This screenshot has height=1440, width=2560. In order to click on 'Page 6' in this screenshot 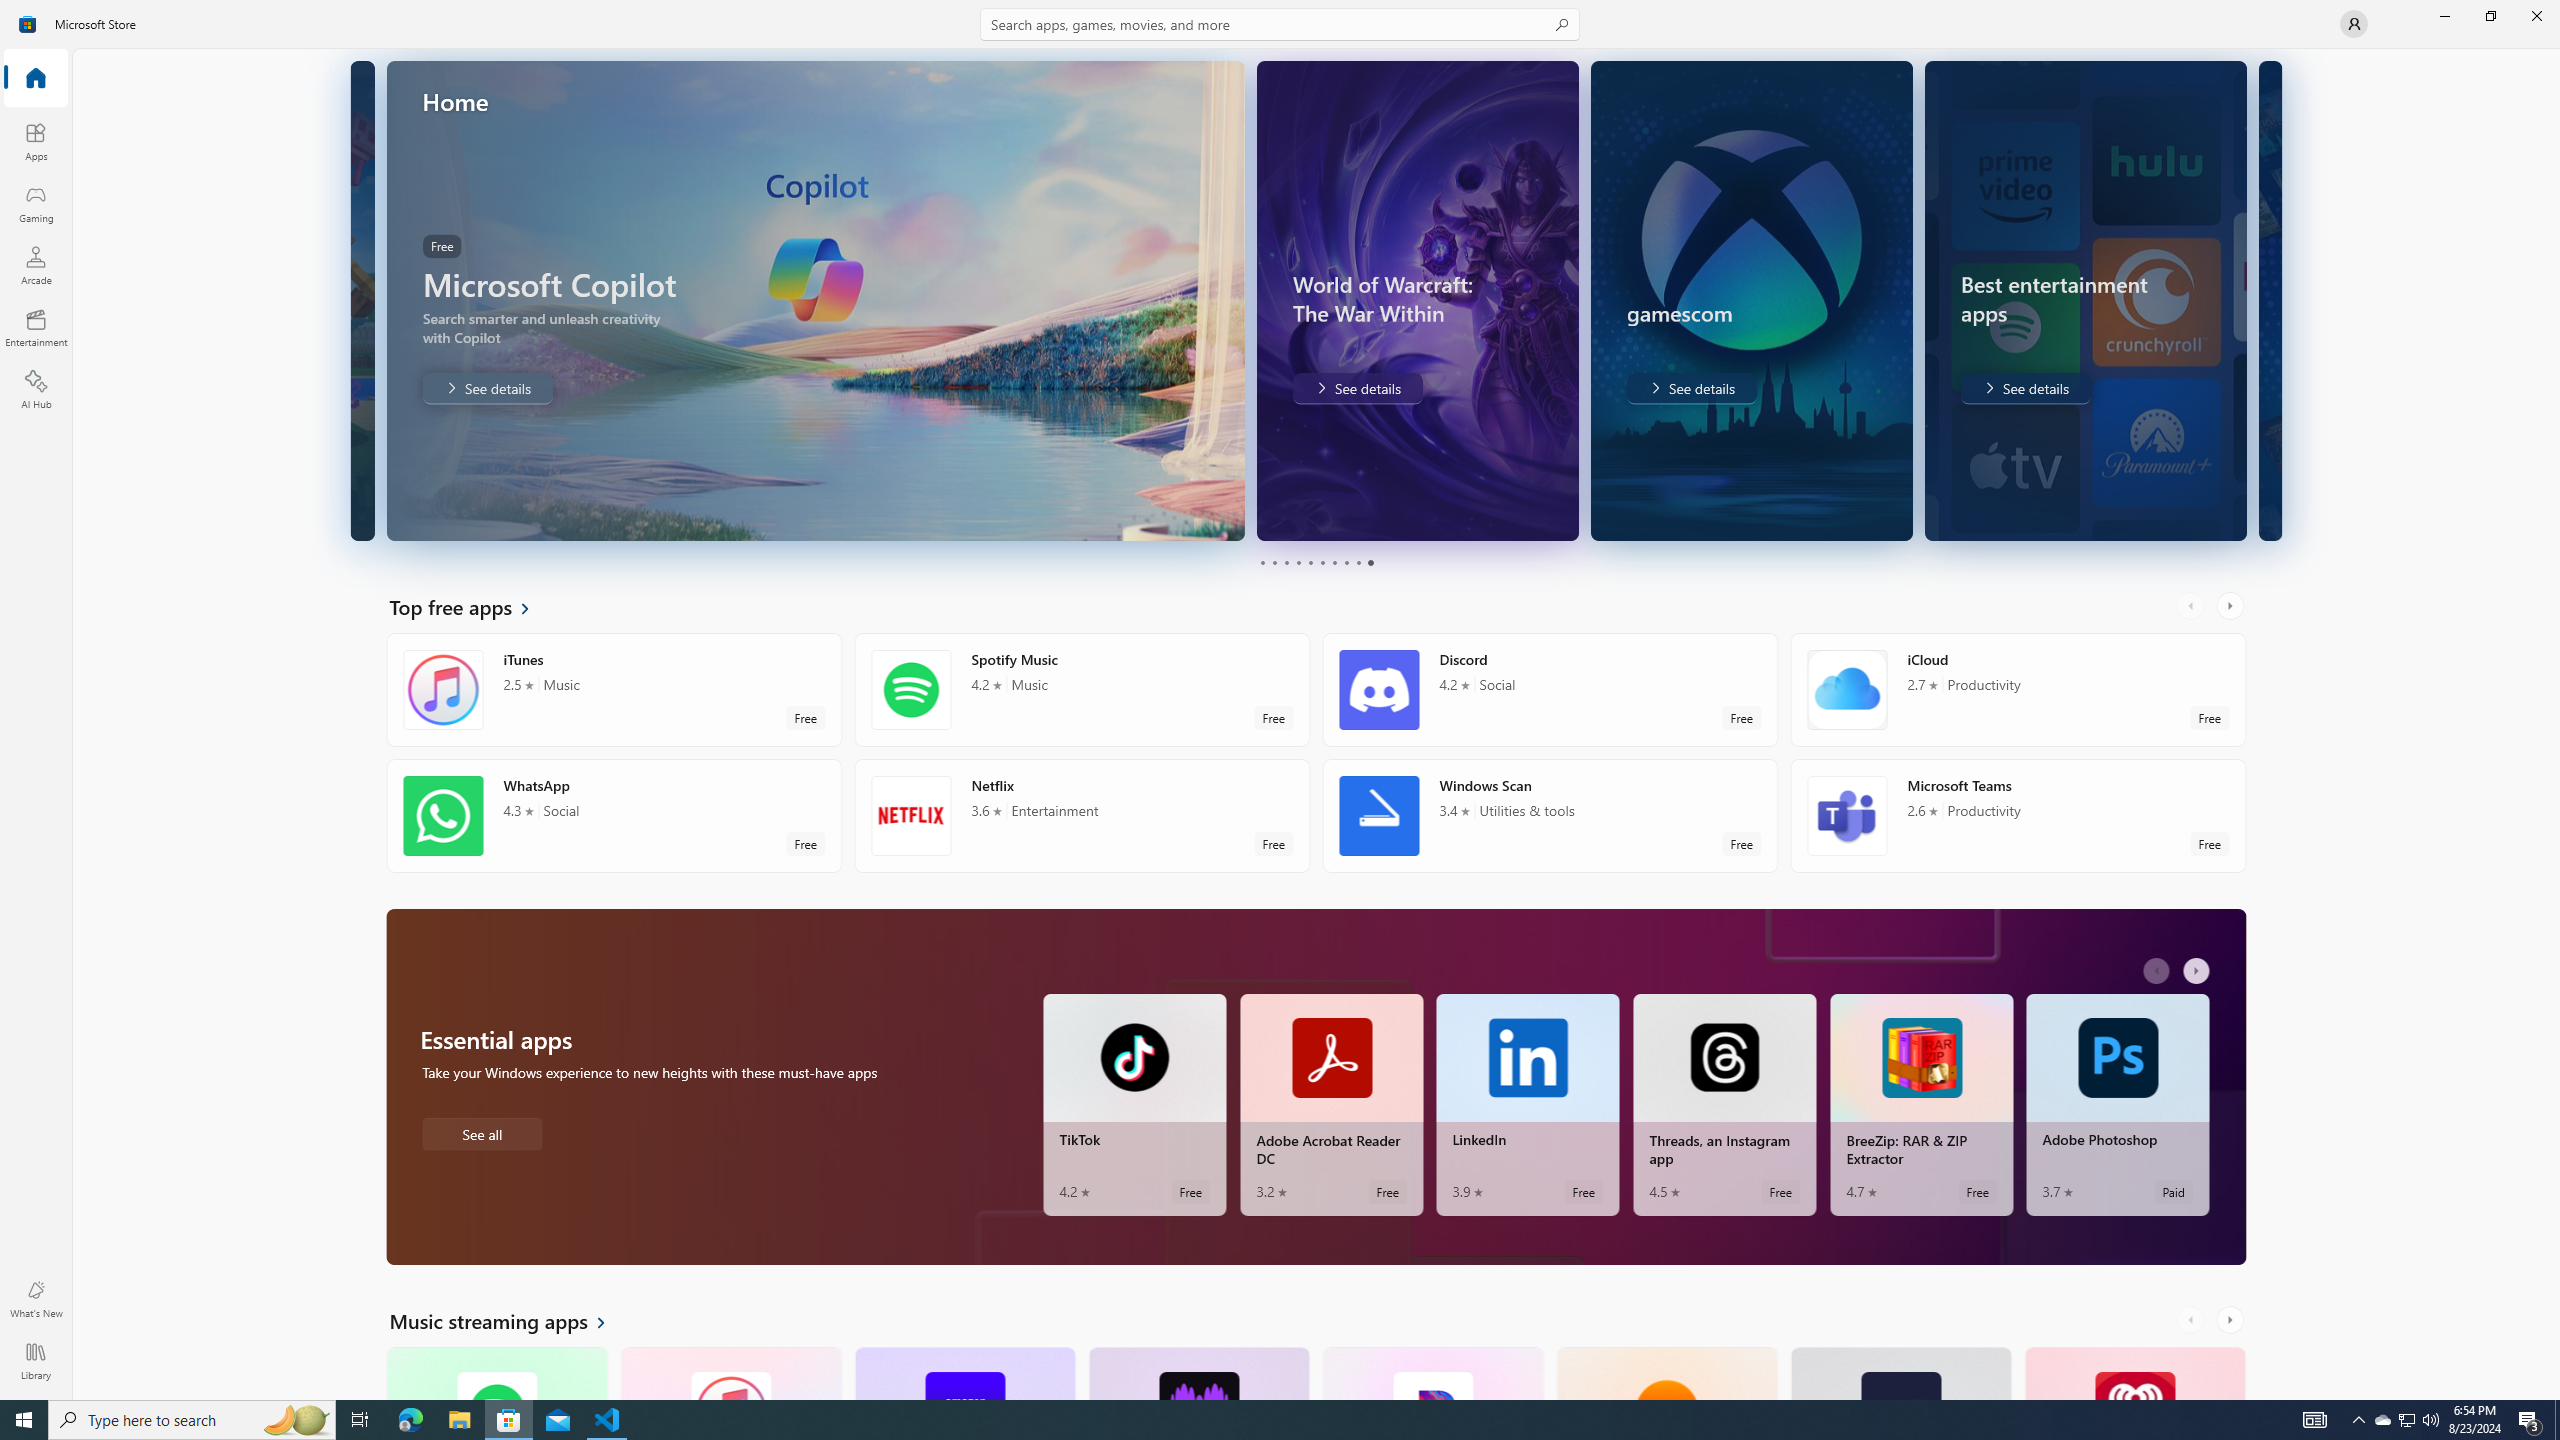, I will do `click(1321, 562)`.